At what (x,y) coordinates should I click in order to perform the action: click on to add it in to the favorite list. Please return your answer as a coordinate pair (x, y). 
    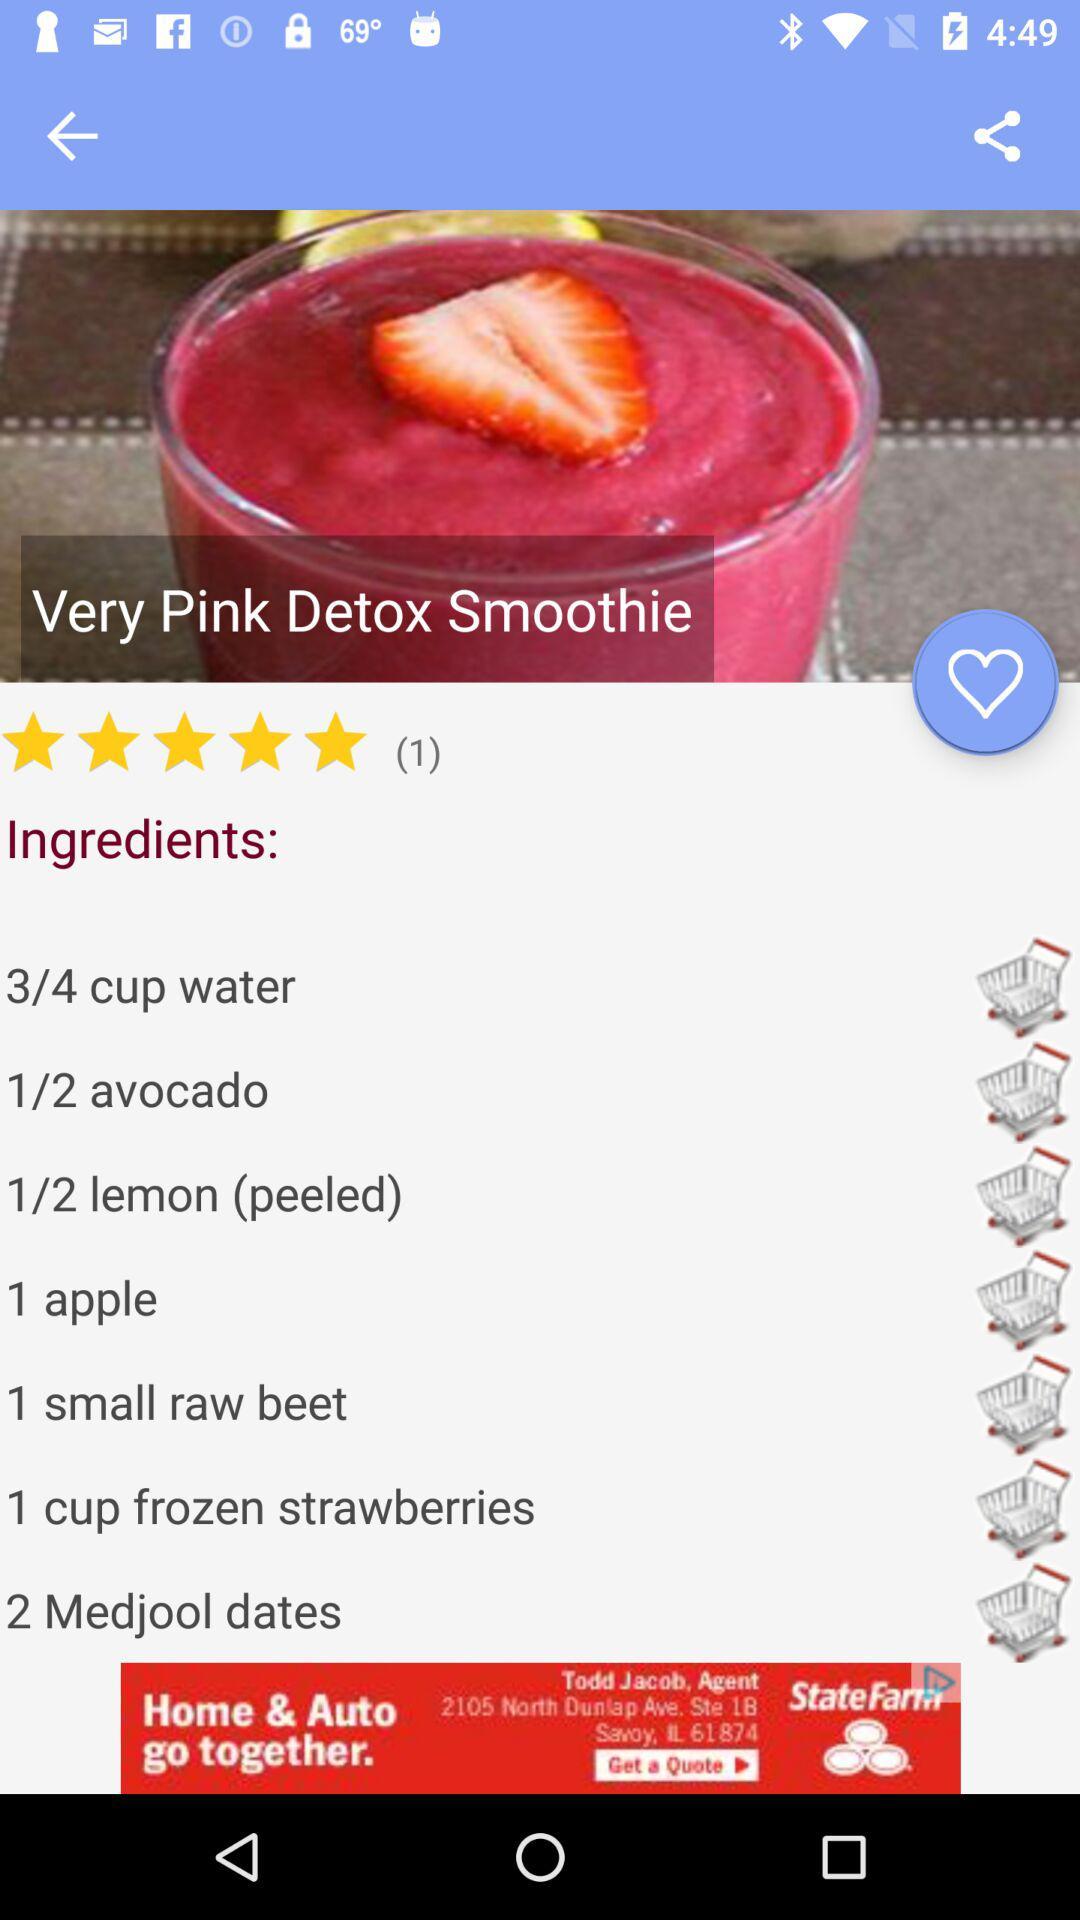
    Looking at the image, I should click on (984, 682).